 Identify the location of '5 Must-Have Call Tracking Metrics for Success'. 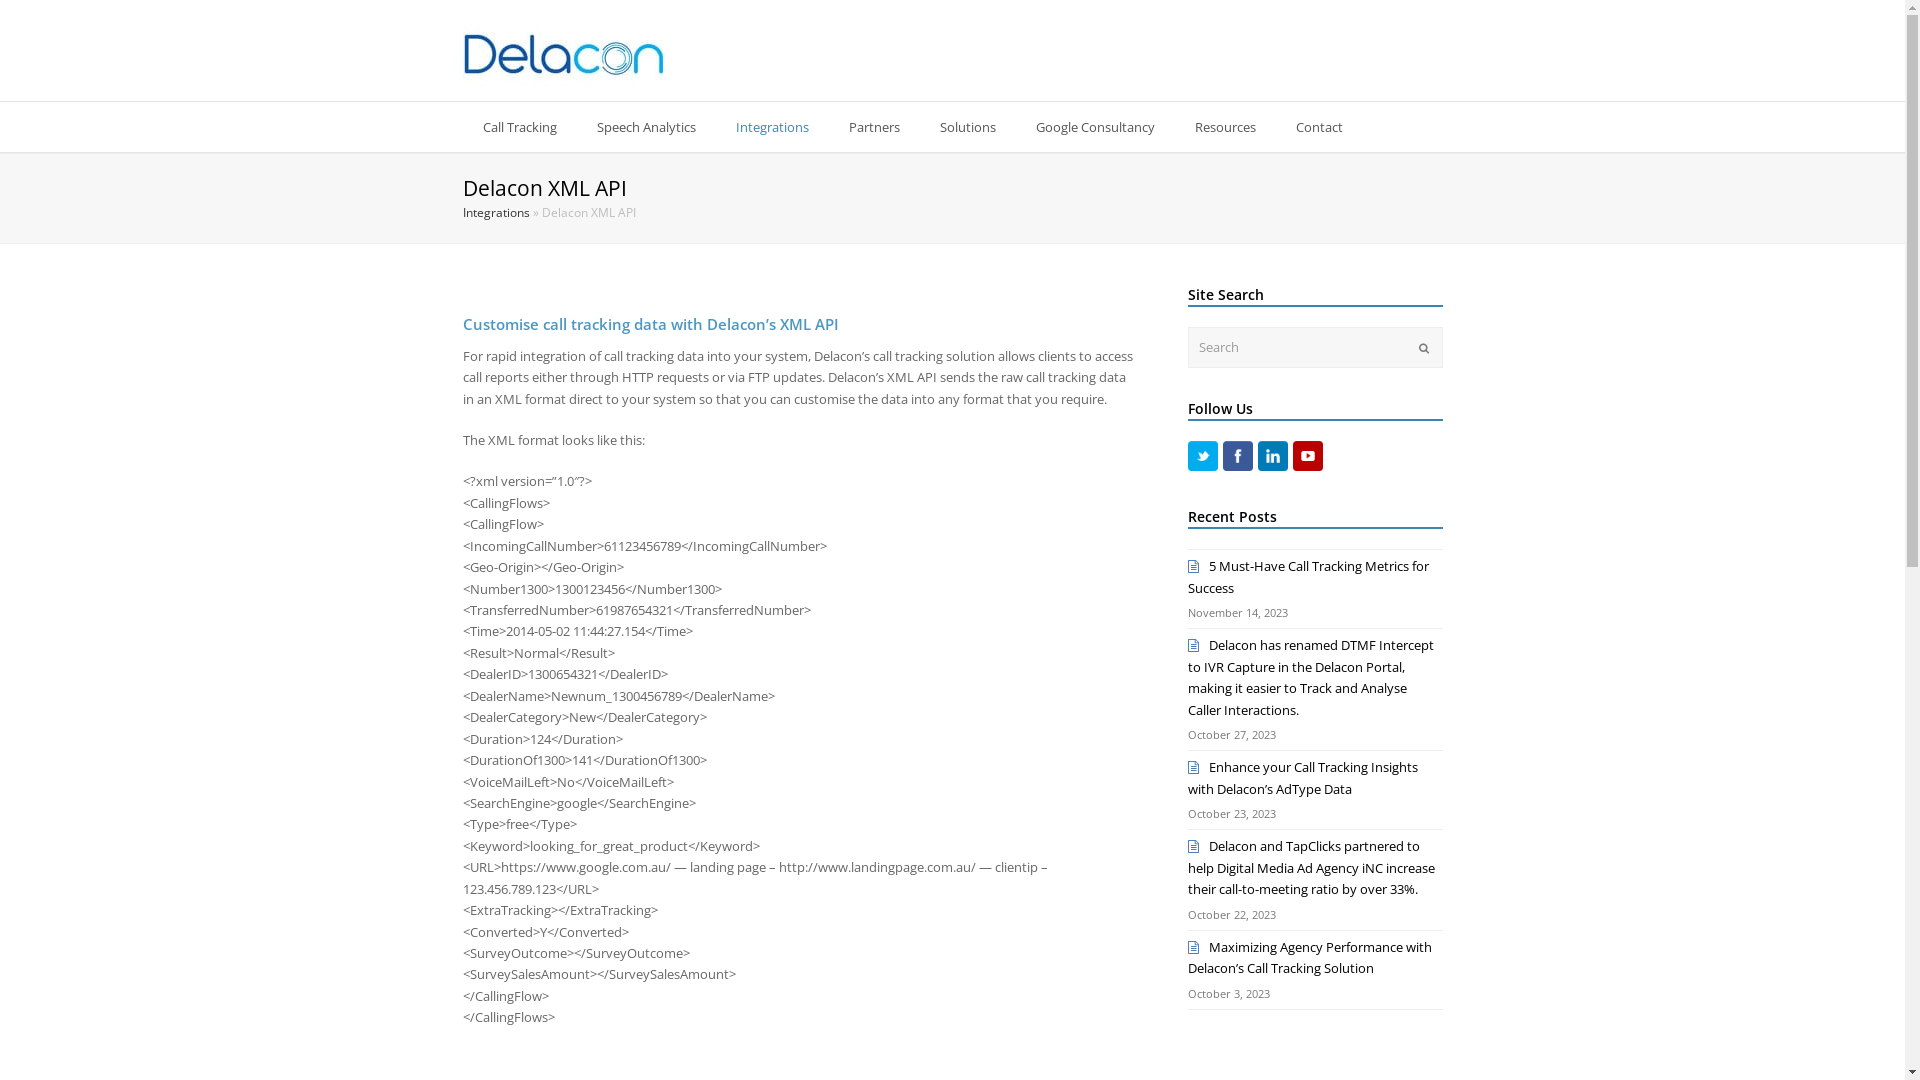
(1308, 576).